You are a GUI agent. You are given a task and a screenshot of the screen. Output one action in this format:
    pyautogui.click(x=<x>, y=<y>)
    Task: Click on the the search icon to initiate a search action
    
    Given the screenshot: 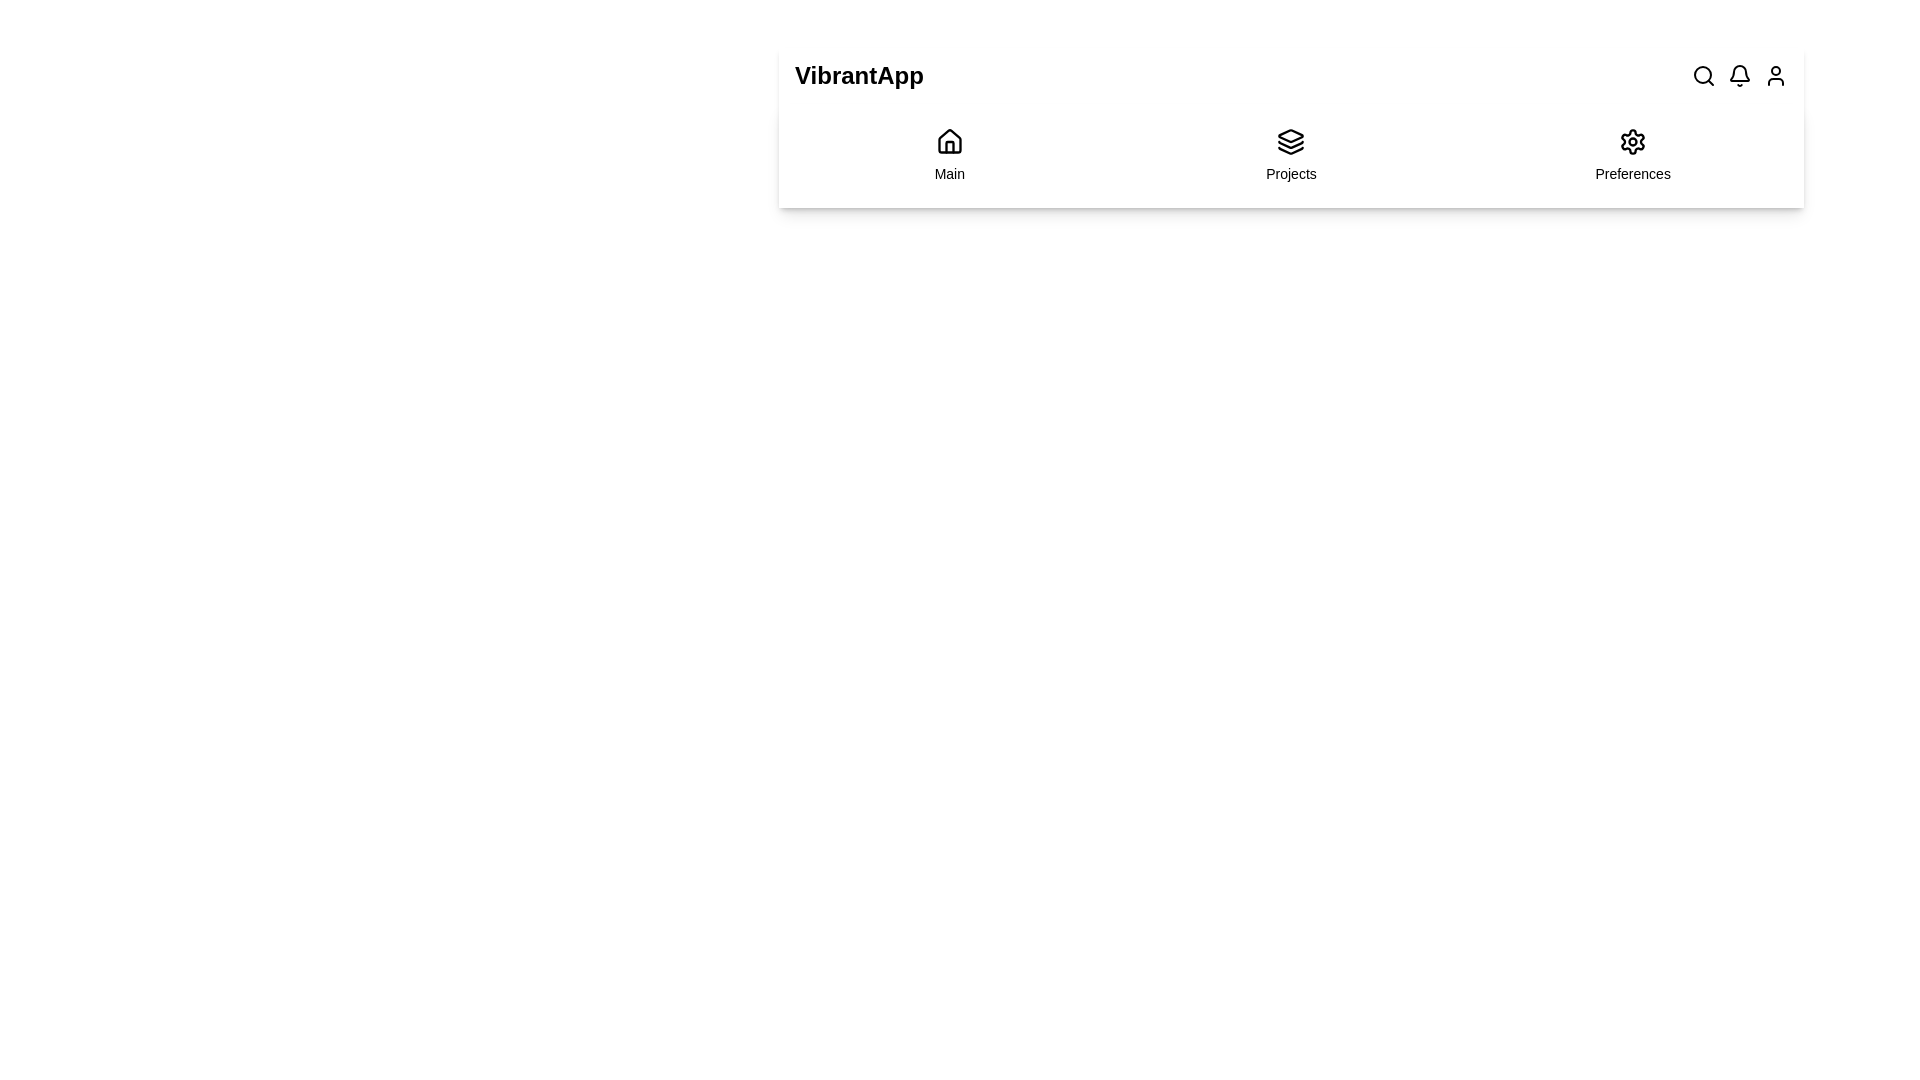 What is the action you would take?
    pyautogui.click(x=1703, y=75)
    